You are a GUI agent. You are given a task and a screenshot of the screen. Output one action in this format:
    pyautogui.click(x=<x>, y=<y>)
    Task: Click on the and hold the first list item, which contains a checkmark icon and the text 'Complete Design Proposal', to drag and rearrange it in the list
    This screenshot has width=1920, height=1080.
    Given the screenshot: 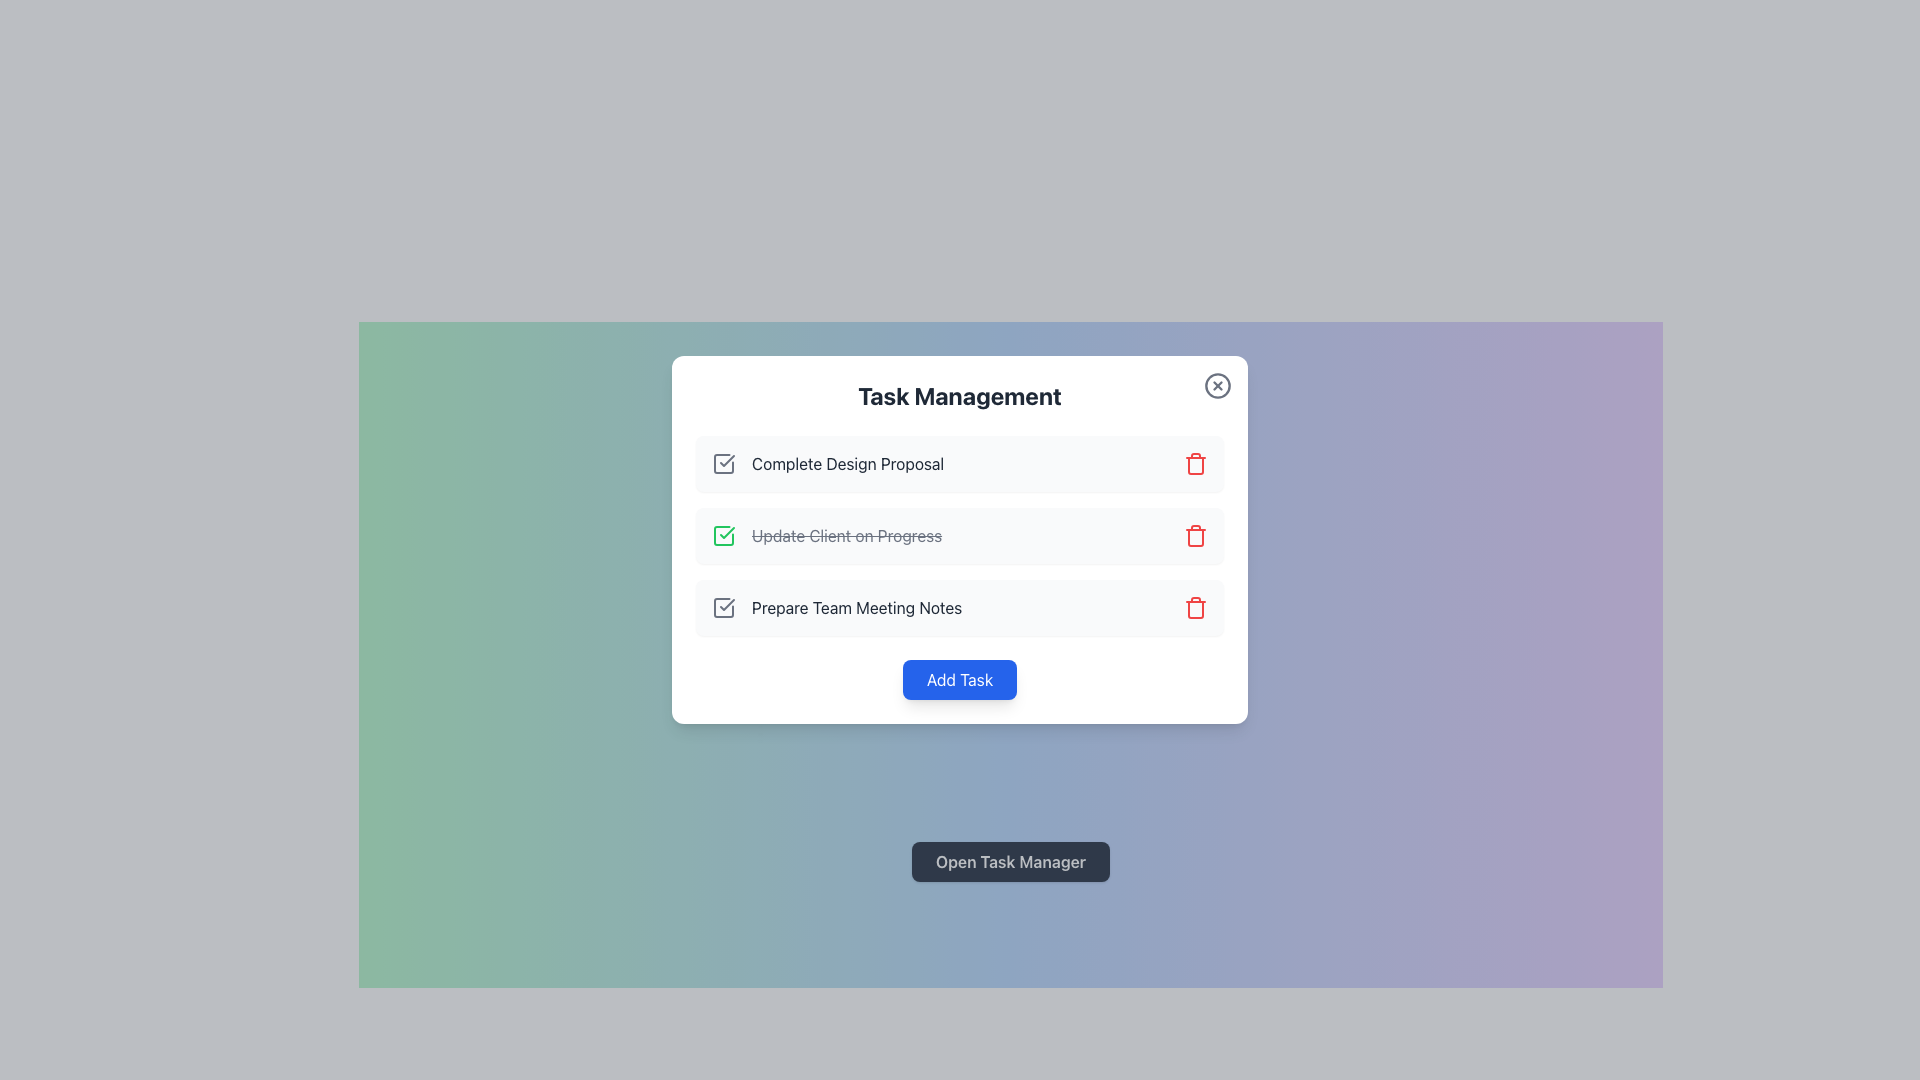 What is the action you would take?
    pyautogui.click(x=828, y=463)
    